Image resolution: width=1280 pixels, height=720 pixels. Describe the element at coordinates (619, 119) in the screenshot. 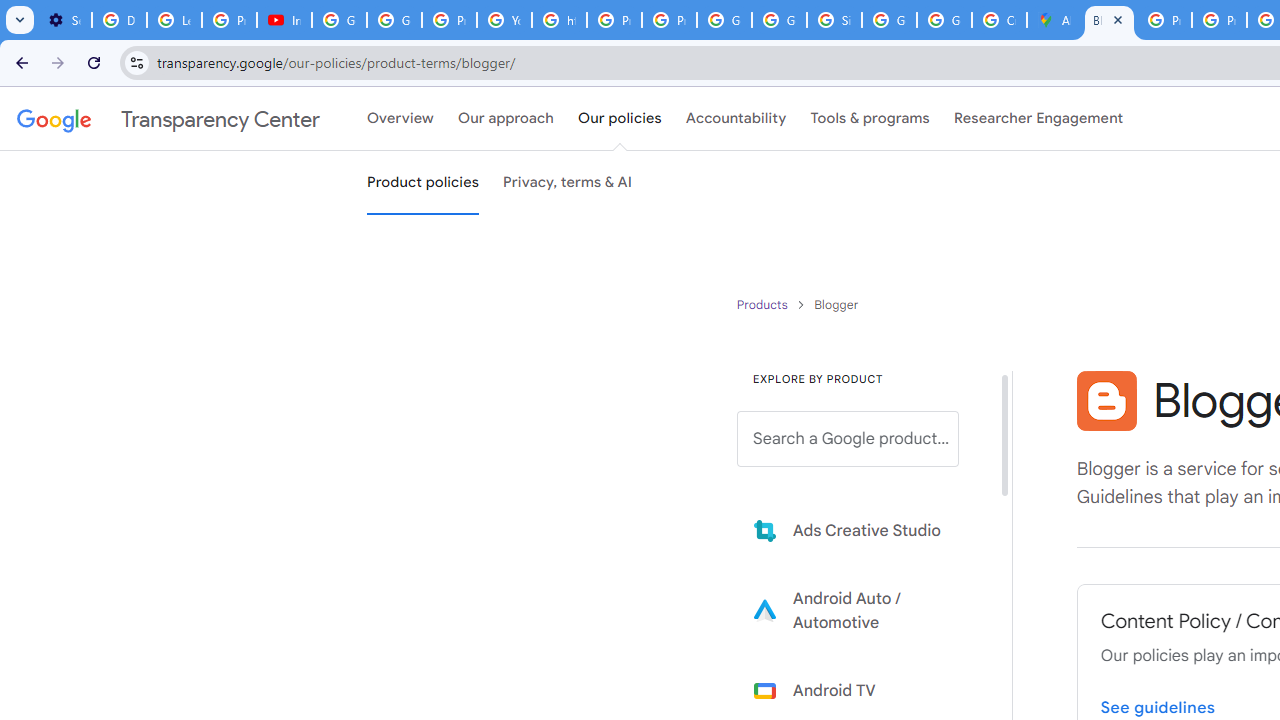

I see `'Our policies'` at that location.